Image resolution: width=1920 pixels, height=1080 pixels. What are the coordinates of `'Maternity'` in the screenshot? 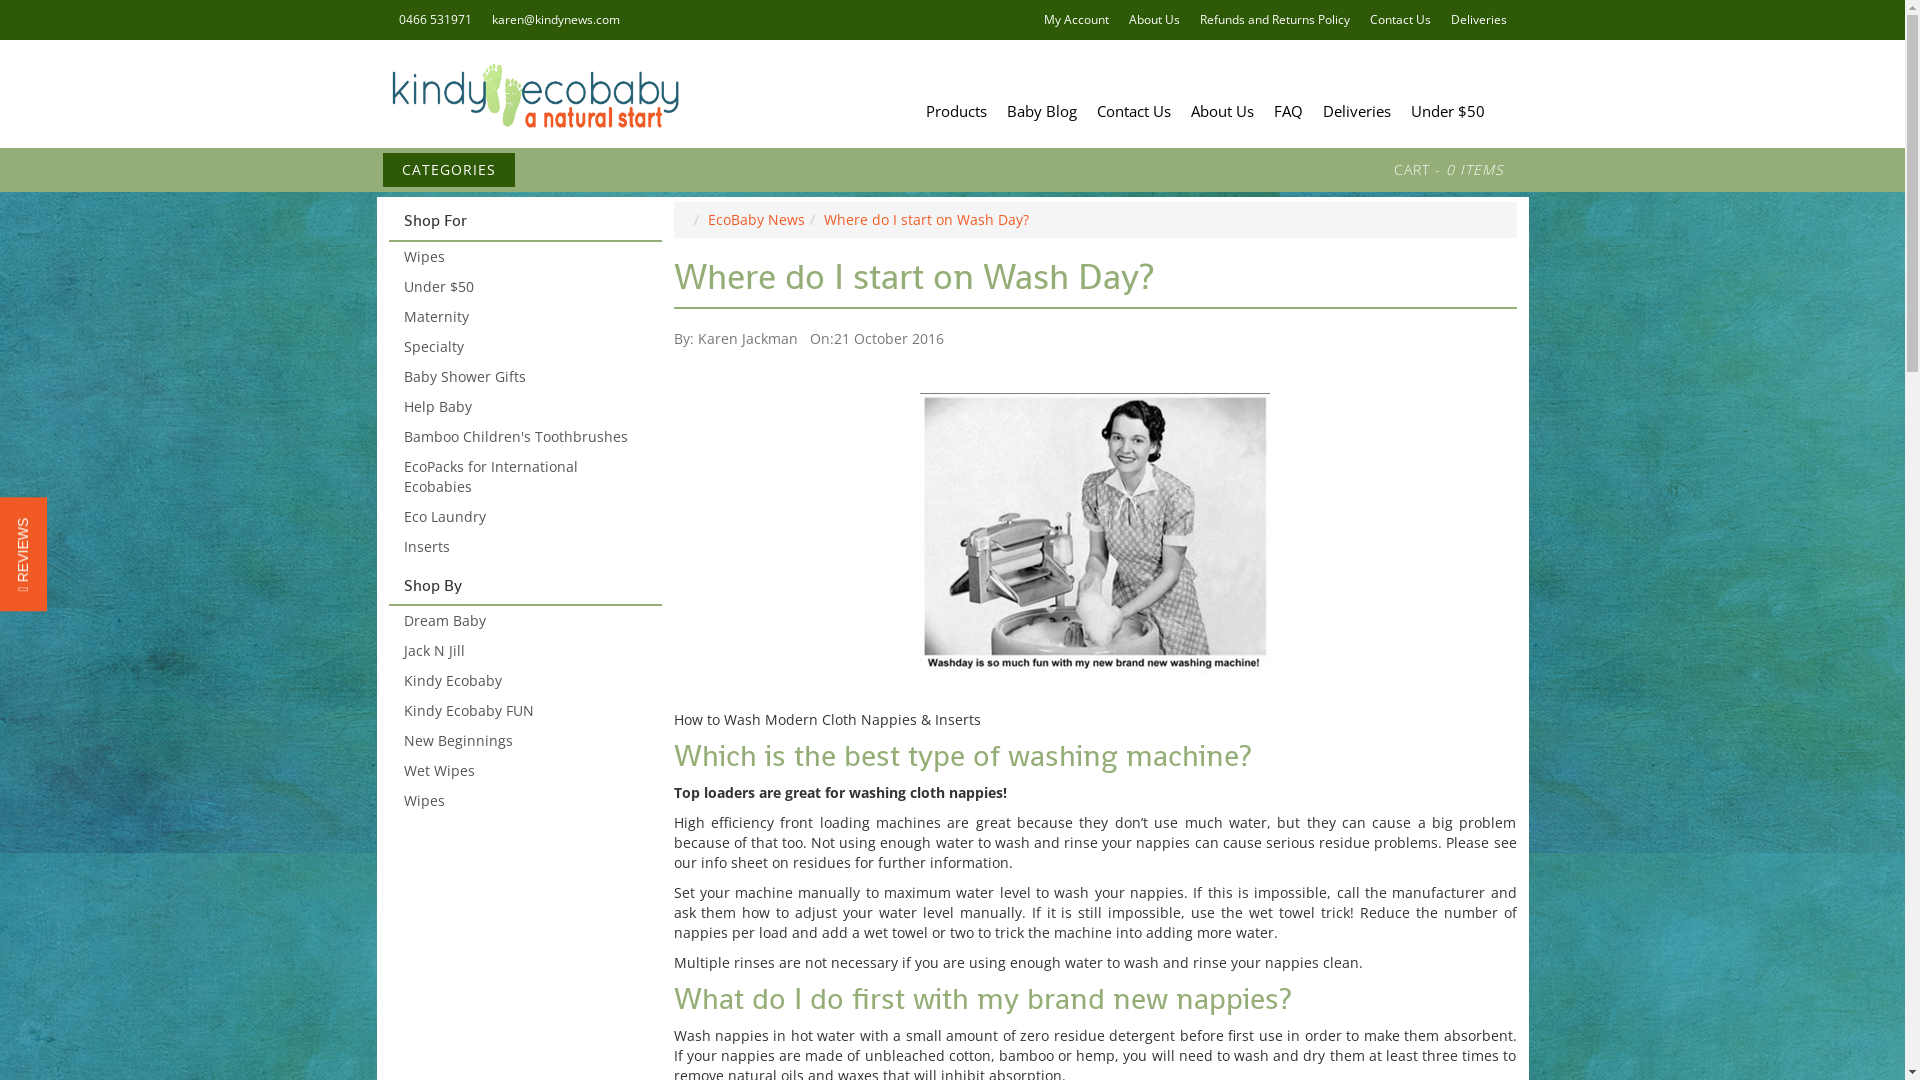 It's located at (388, 315).